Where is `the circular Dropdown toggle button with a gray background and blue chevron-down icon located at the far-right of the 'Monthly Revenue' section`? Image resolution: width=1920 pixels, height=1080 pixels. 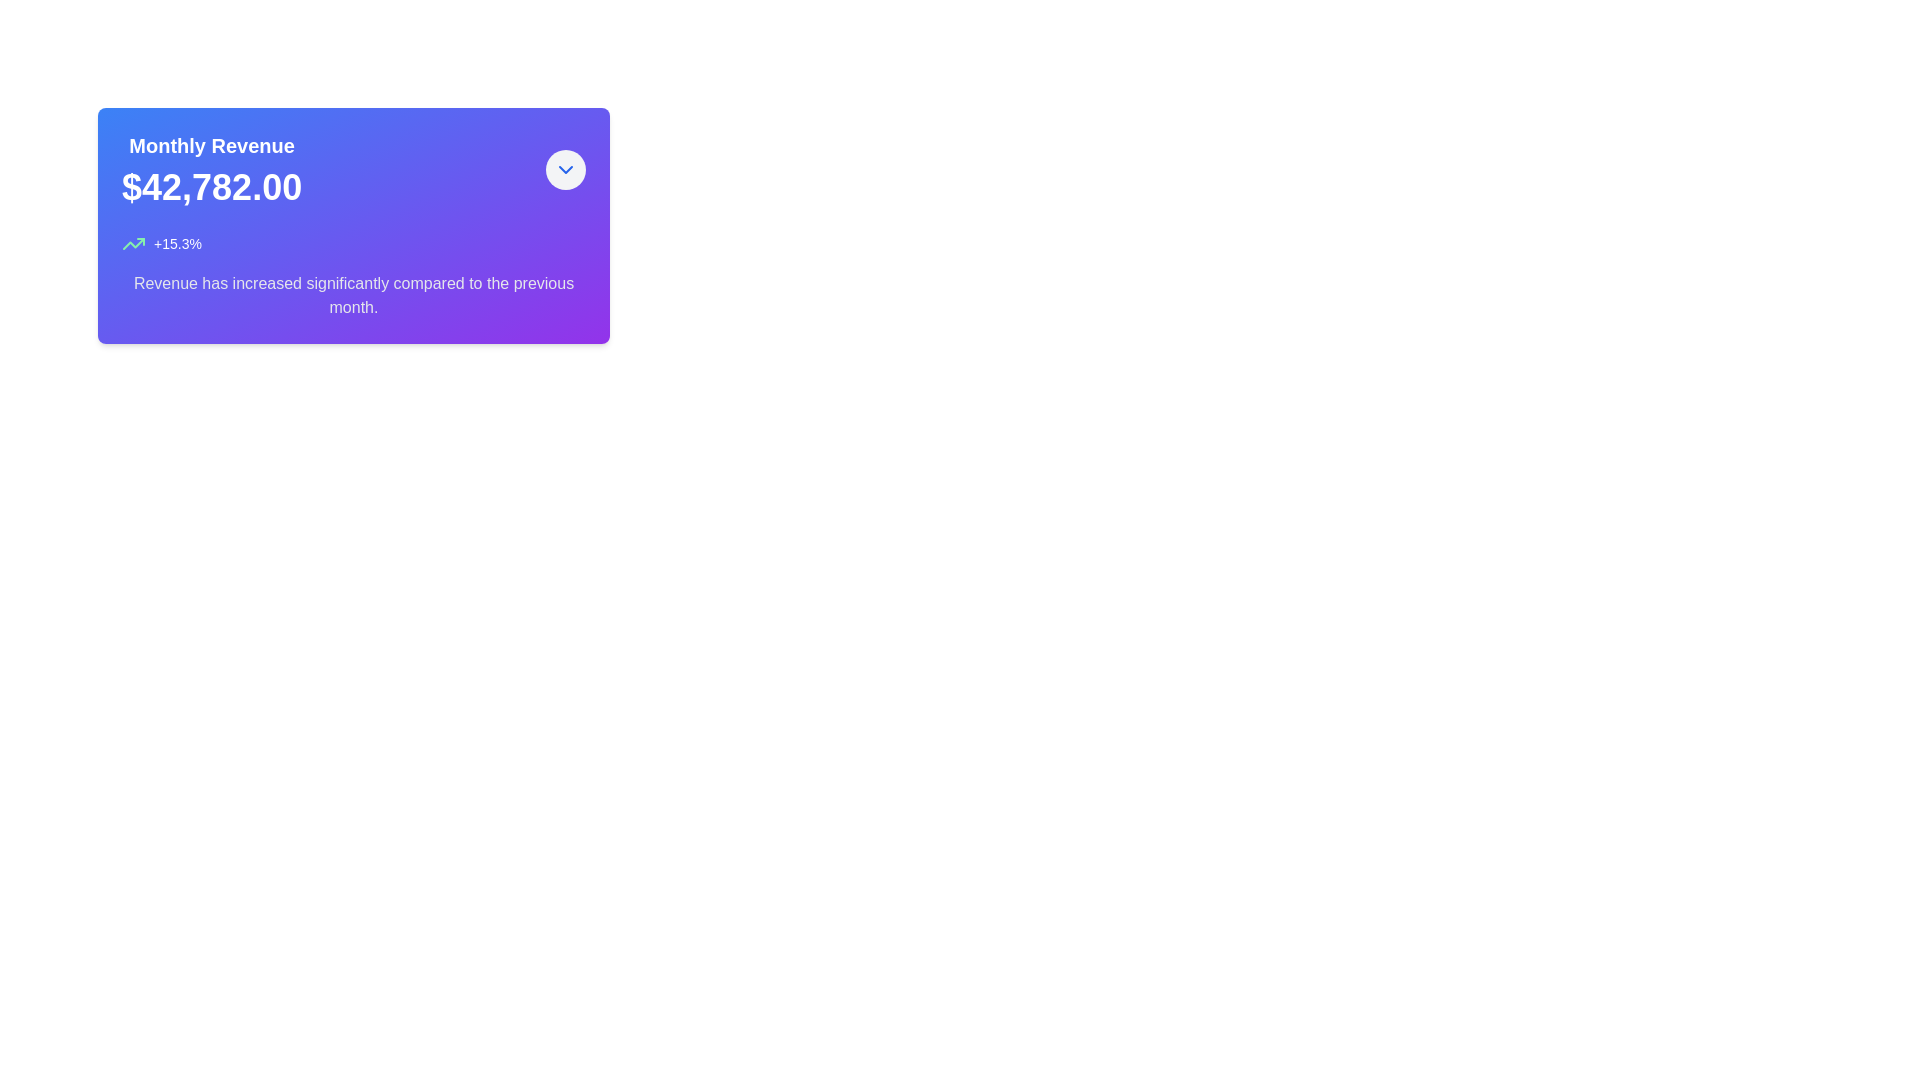 the circular Dropdown toggle button with a gray background and blue chevron-down icon located at the far-right of the 'Monthly Revenue' section is located at coordinates (565, 168).